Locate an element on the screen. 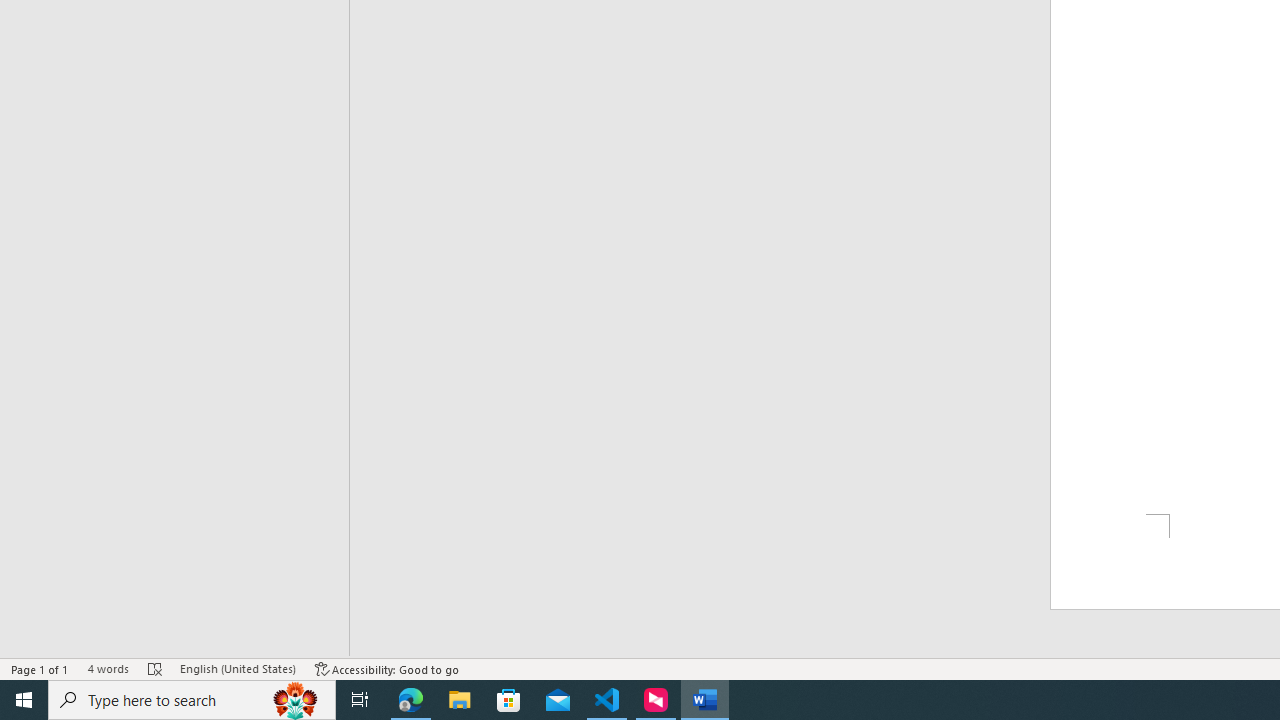 This screenshot has height=720, width=1280. 'Language English (United States)' is located at coordinates (238, 669).